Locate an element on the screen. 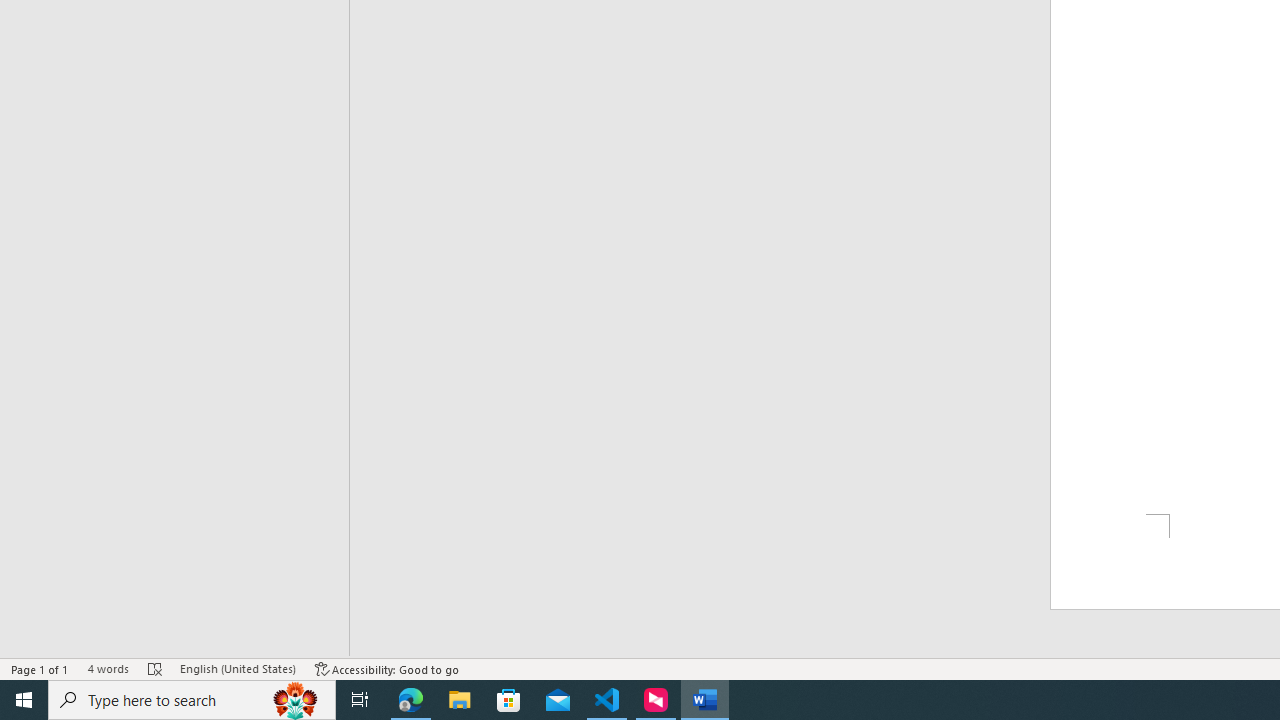 This screenshot has height=720, width=1280. 'Language English (United States)' is located at coordinates (238, 669).